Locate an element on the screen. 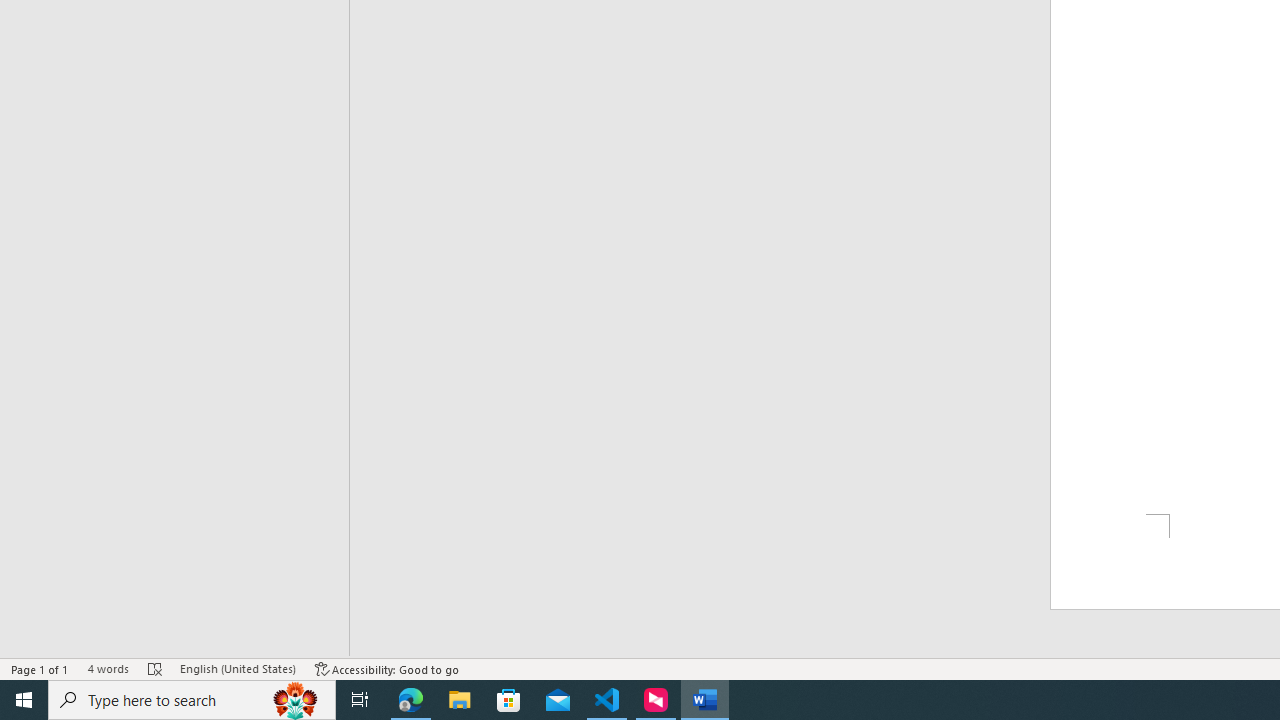 This screenshot has height=720, width=1280. 'Language English (United States)' is located at coordinates (238, 669).